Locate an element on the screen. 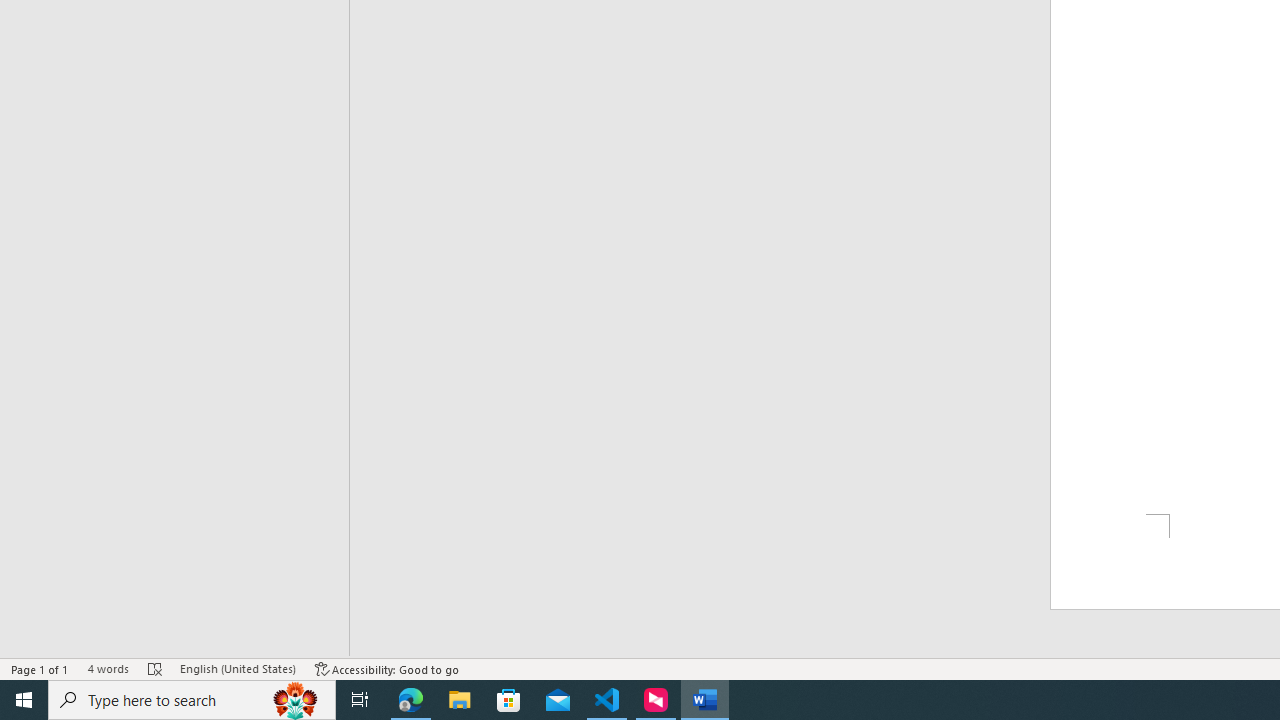 This screenshot has height=720, width=1280. 'Language English (United States)' is located at coordinates (238, 669).